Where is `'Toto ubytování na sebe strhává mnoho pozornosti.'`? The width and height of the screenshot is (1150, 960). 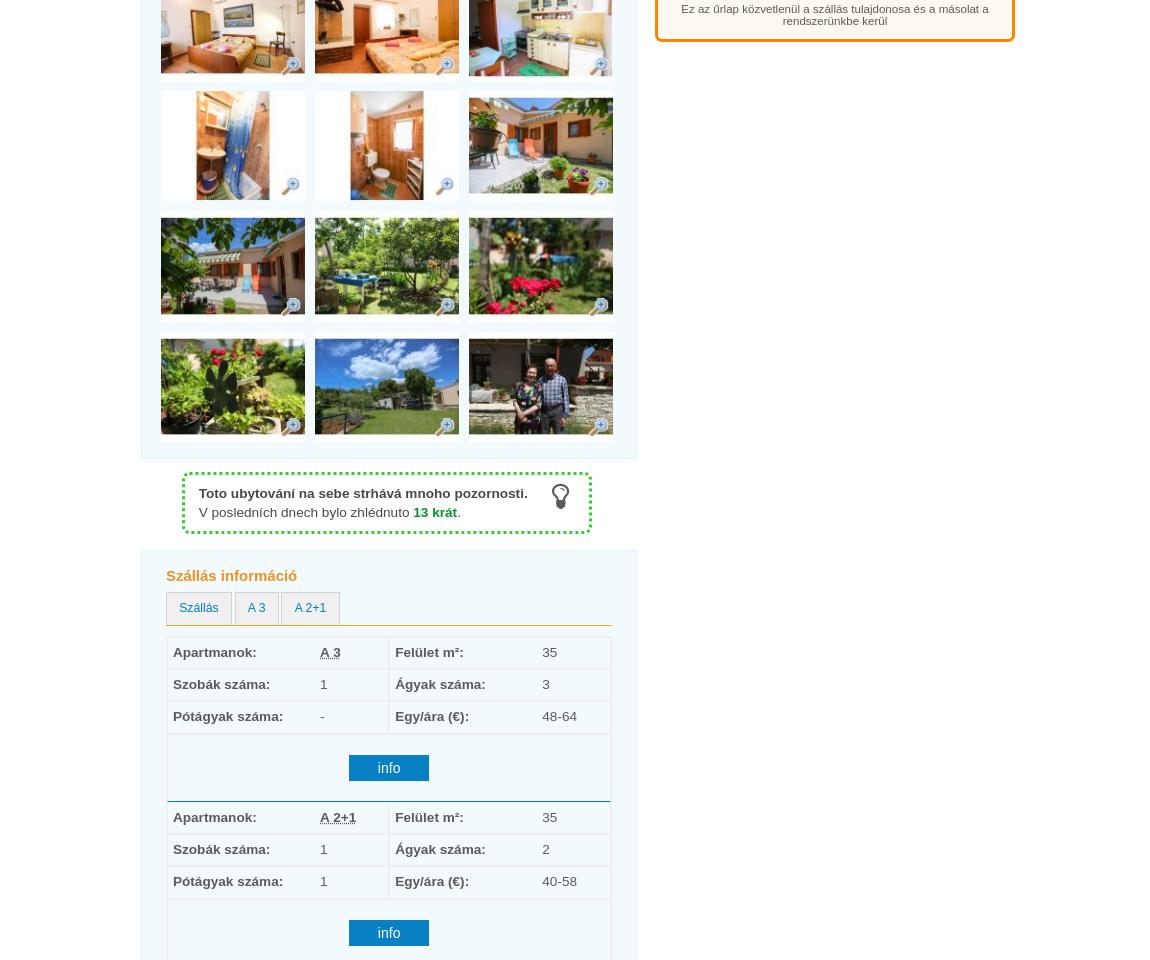 'Toto ubytování na sebe strhává mnoho pozornosti.' is located at coordinates (362, 492).